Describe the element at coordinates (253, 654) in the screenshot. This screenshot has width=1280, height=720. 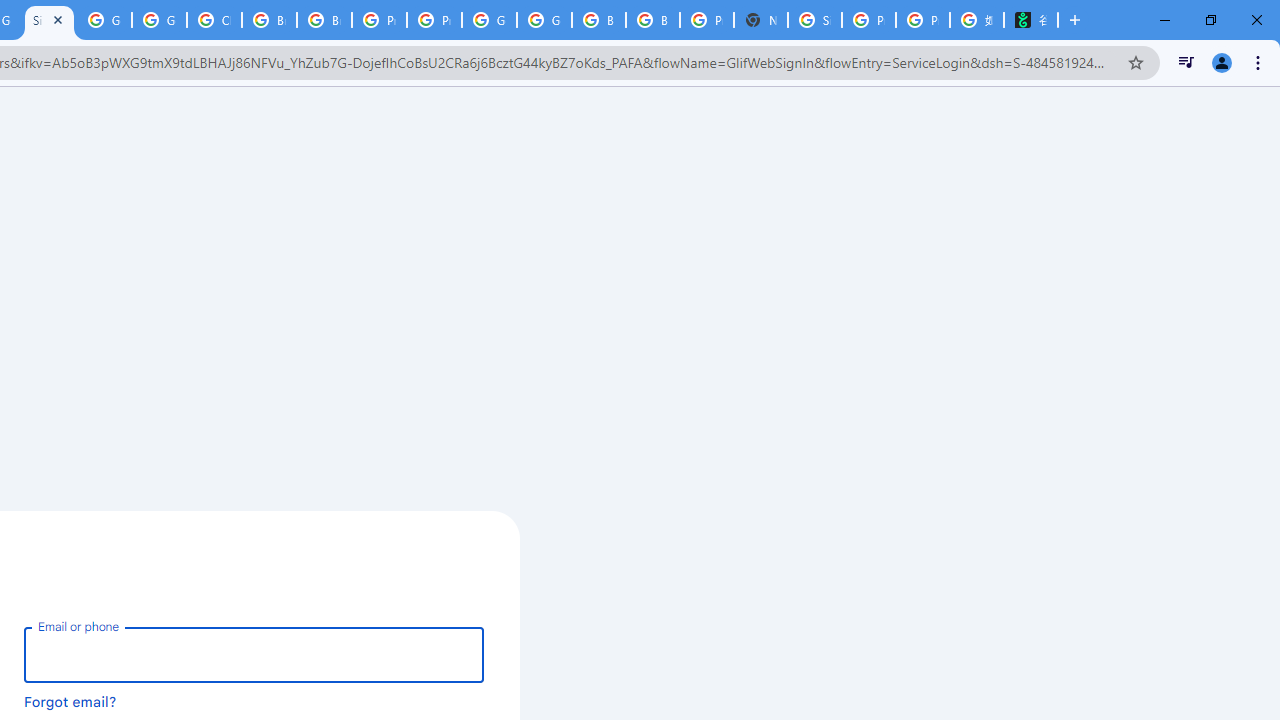
I see `'Email or phone'` at that location.